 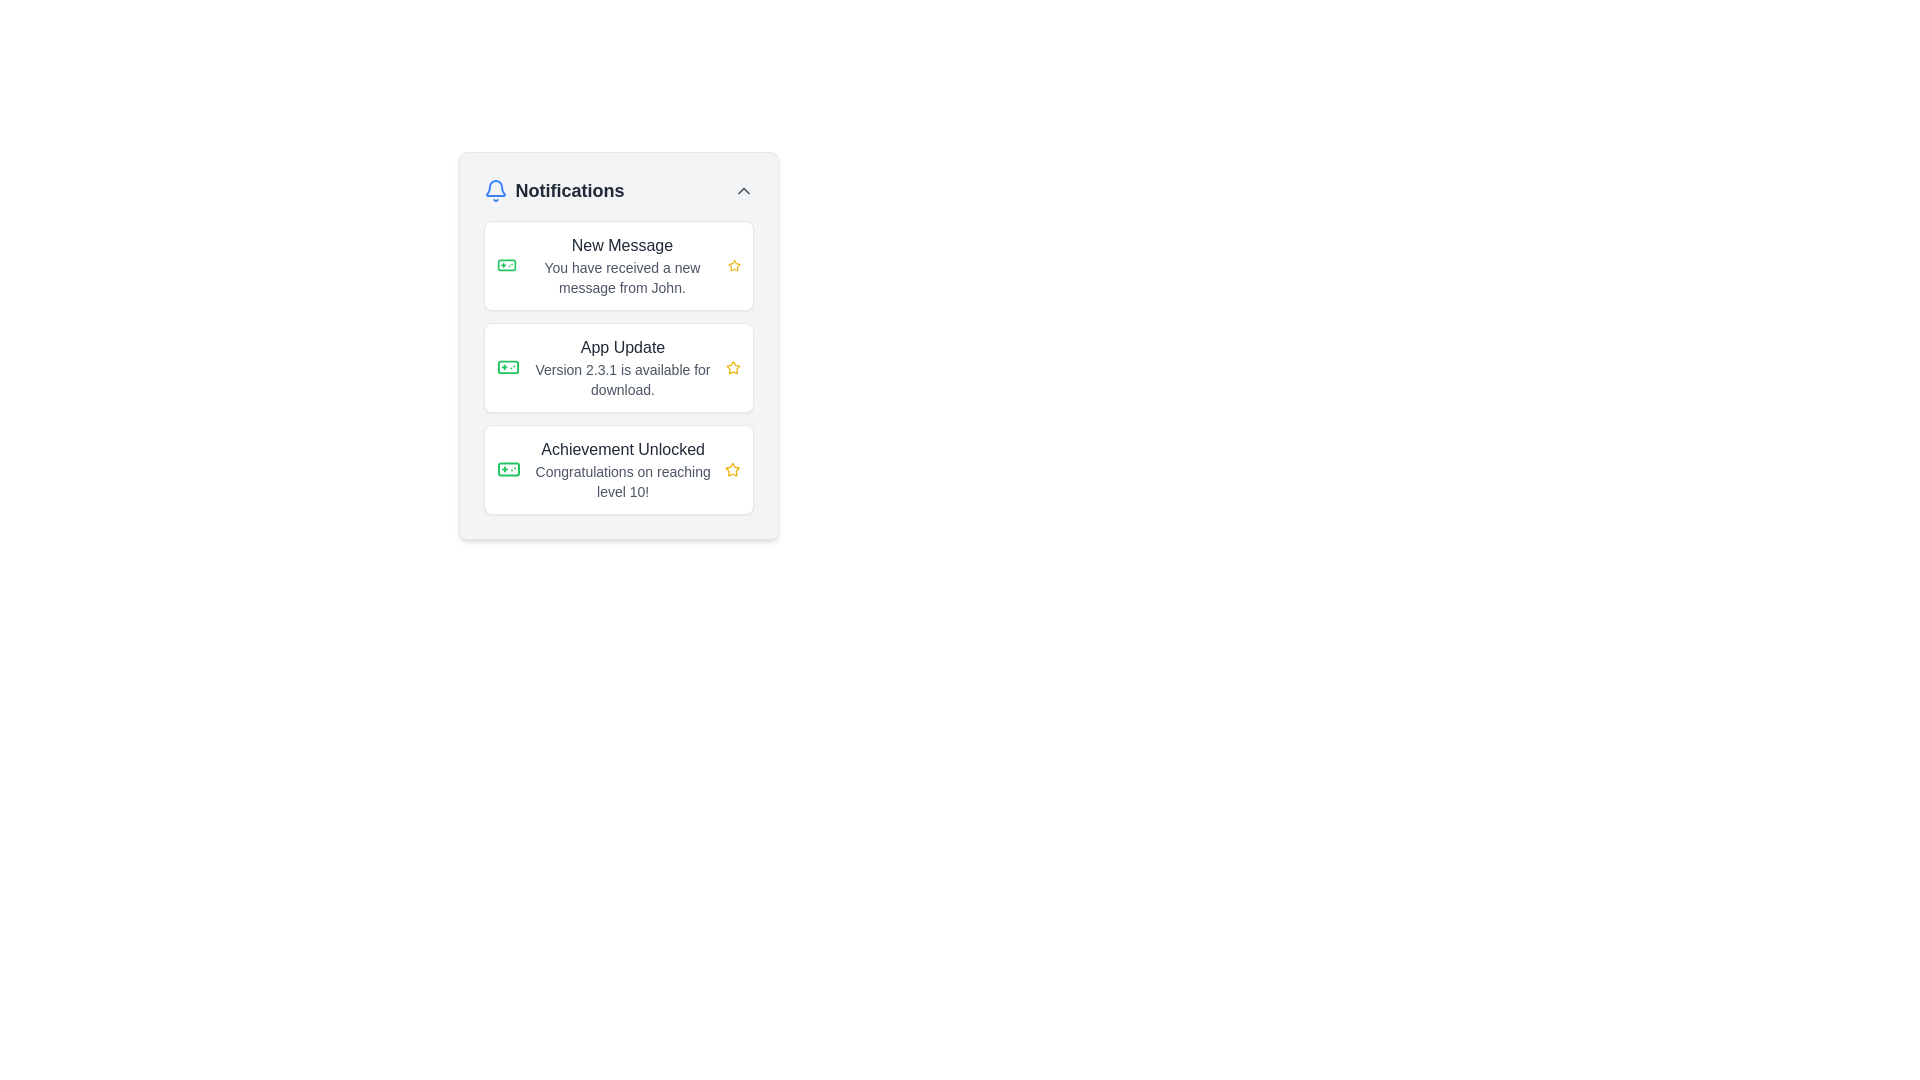 I want to click on the notification icon located at the top-left area of the notification panel, adjacent to the 'Notifications' text, so click(x=495, y=188).